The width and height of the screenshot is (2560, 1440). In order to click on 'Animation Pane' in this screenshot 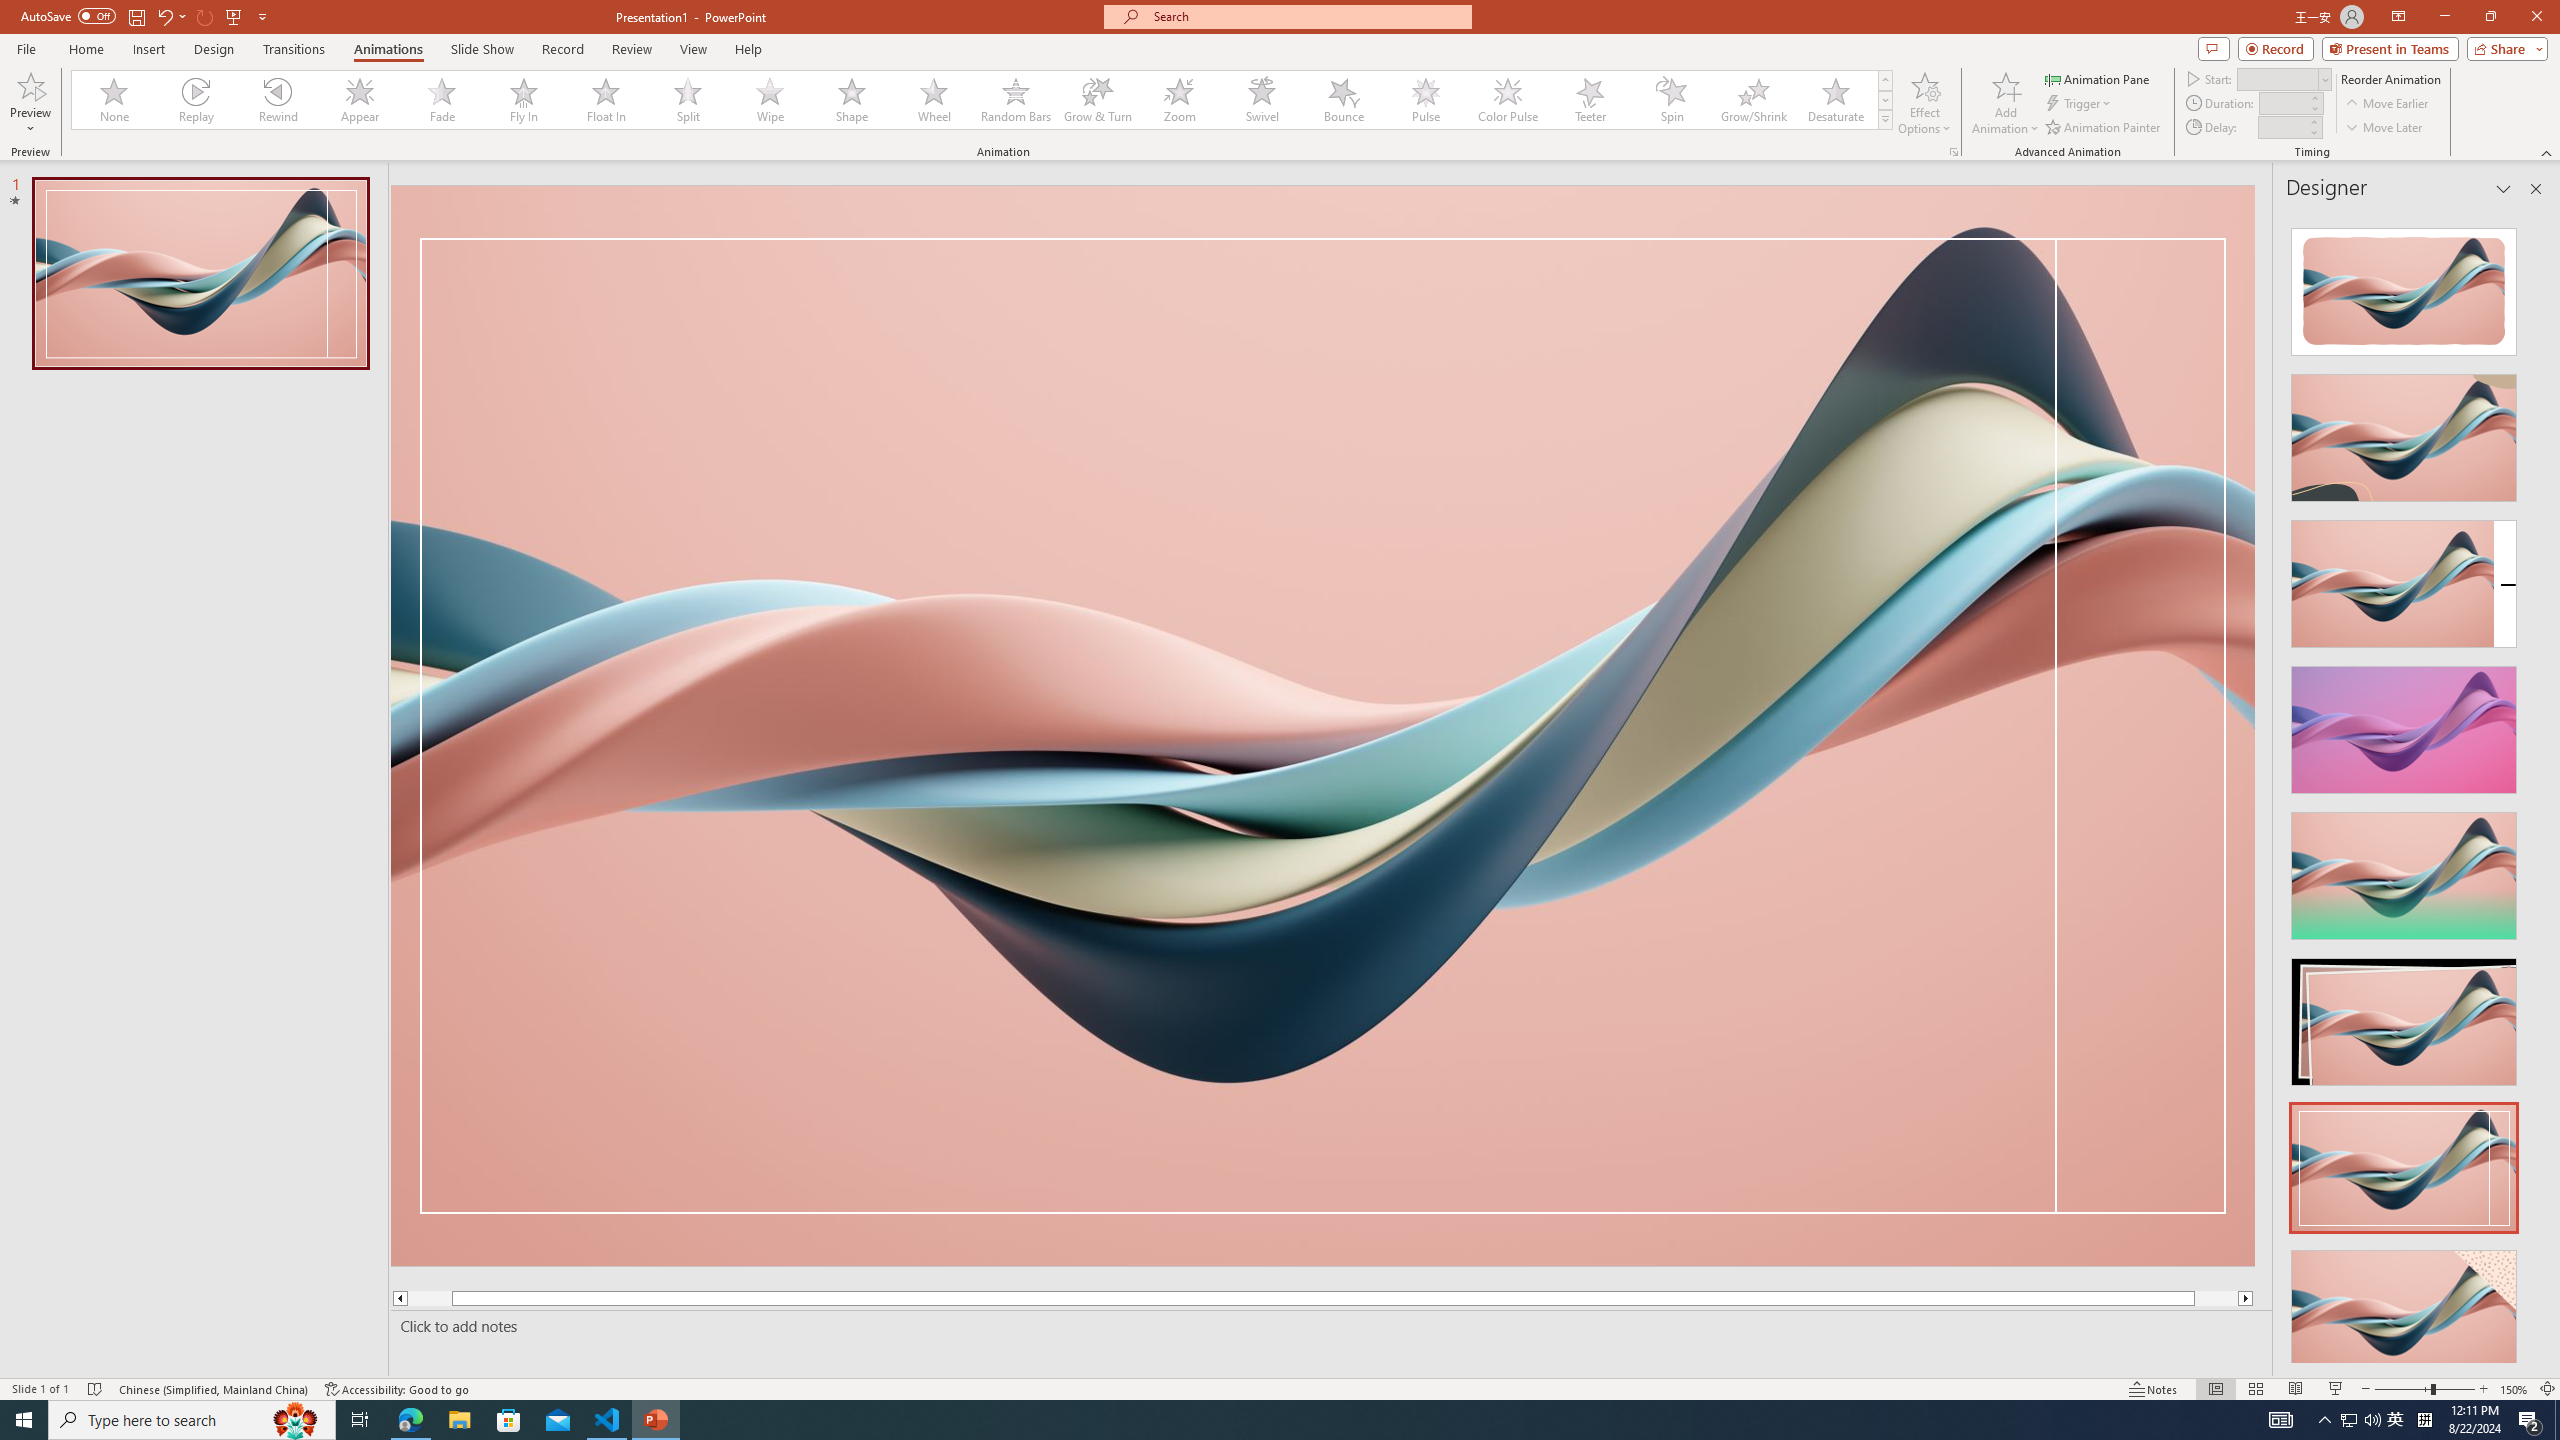, I will do `click(2099, 78)`.